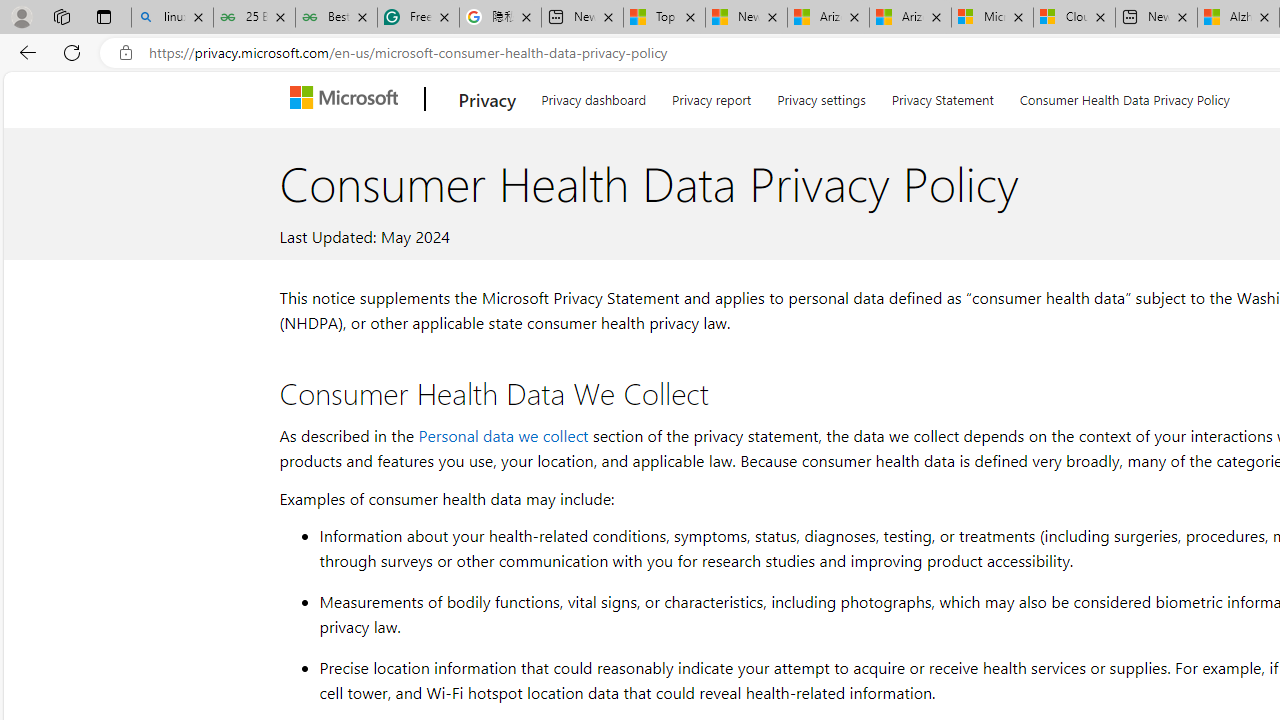  I want to click on 'Privacy settings', so click(821, 96).